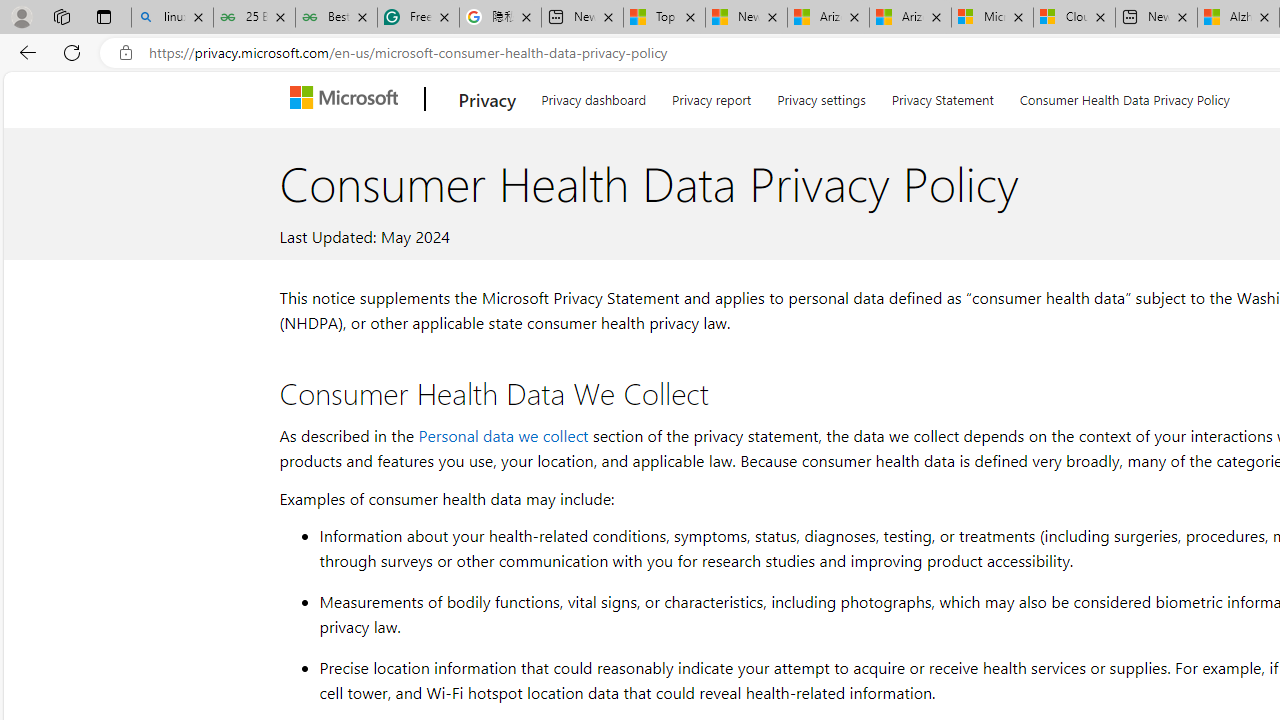  I want to click on 'Privacy settings', so click(821, 96).